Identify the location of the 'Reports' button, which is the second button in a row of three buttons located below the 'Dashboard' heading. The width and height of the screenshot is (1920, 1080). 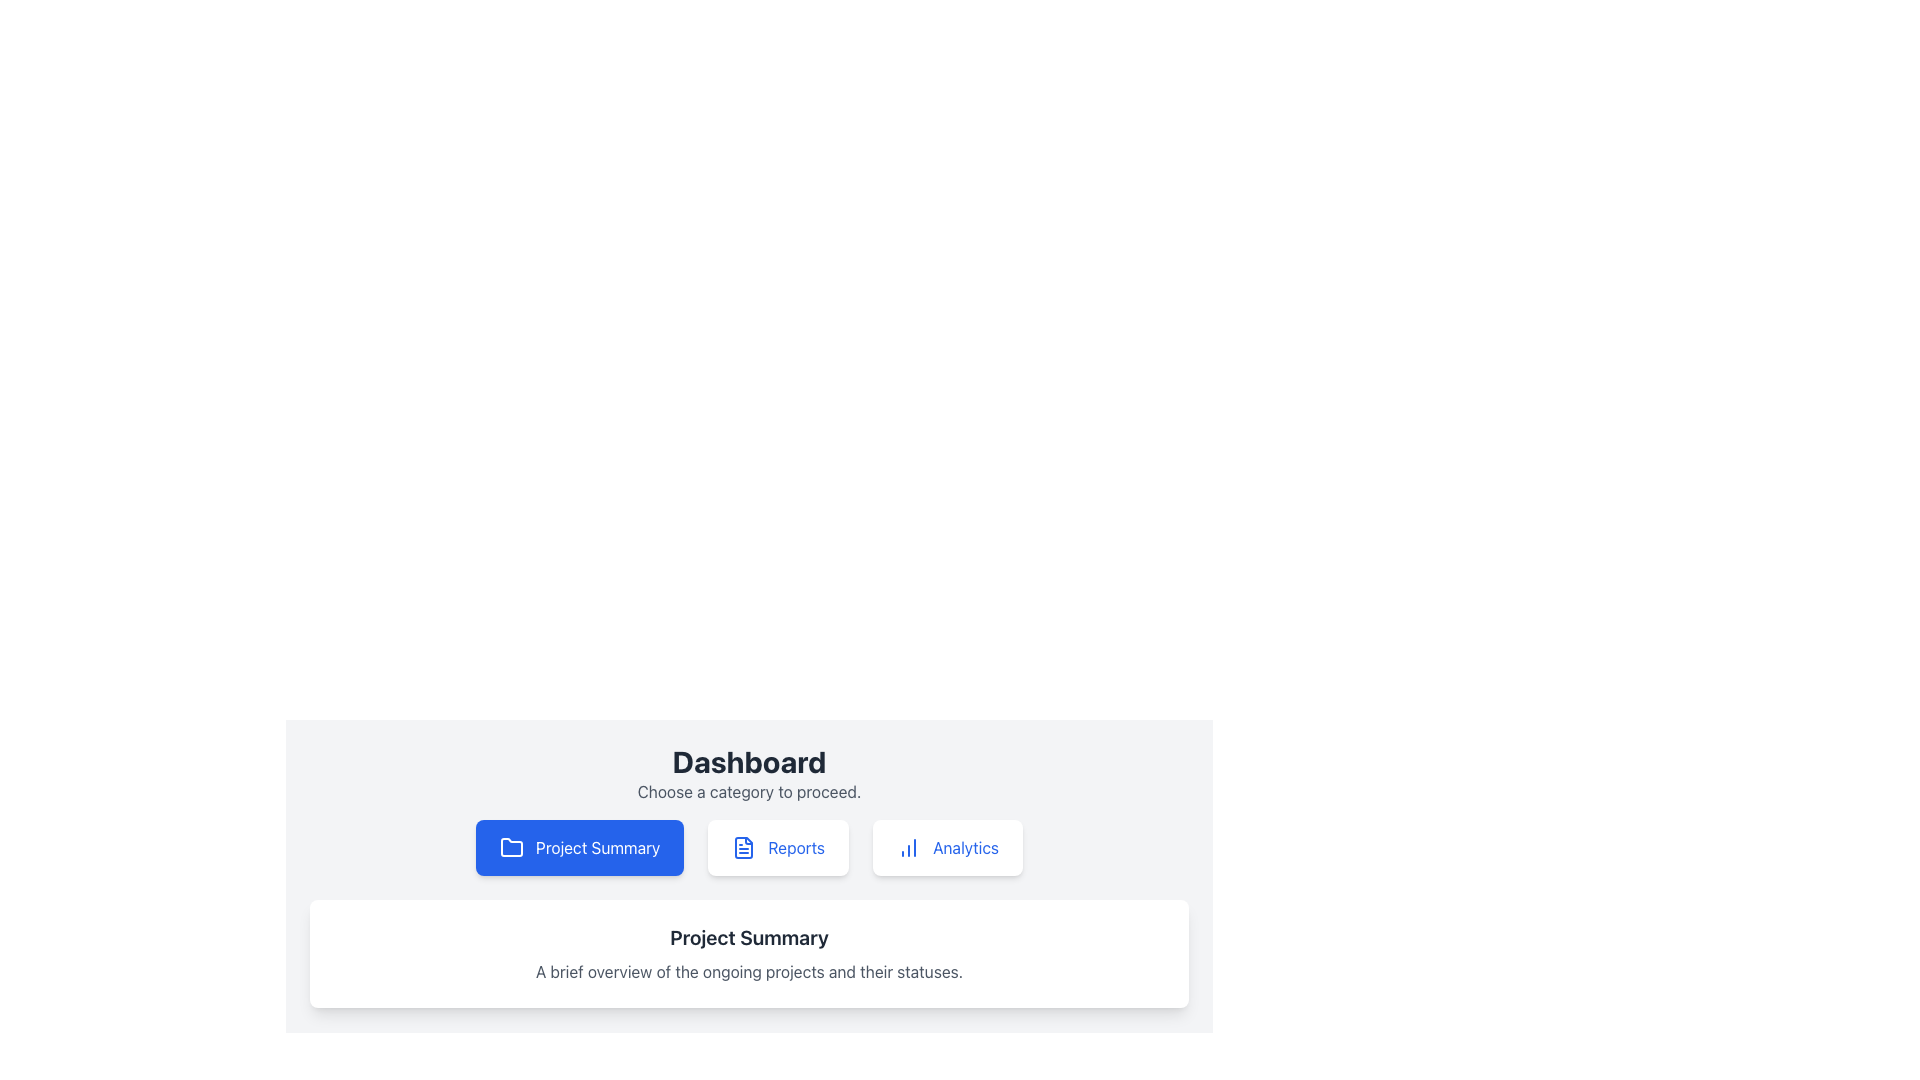
(777, 848).